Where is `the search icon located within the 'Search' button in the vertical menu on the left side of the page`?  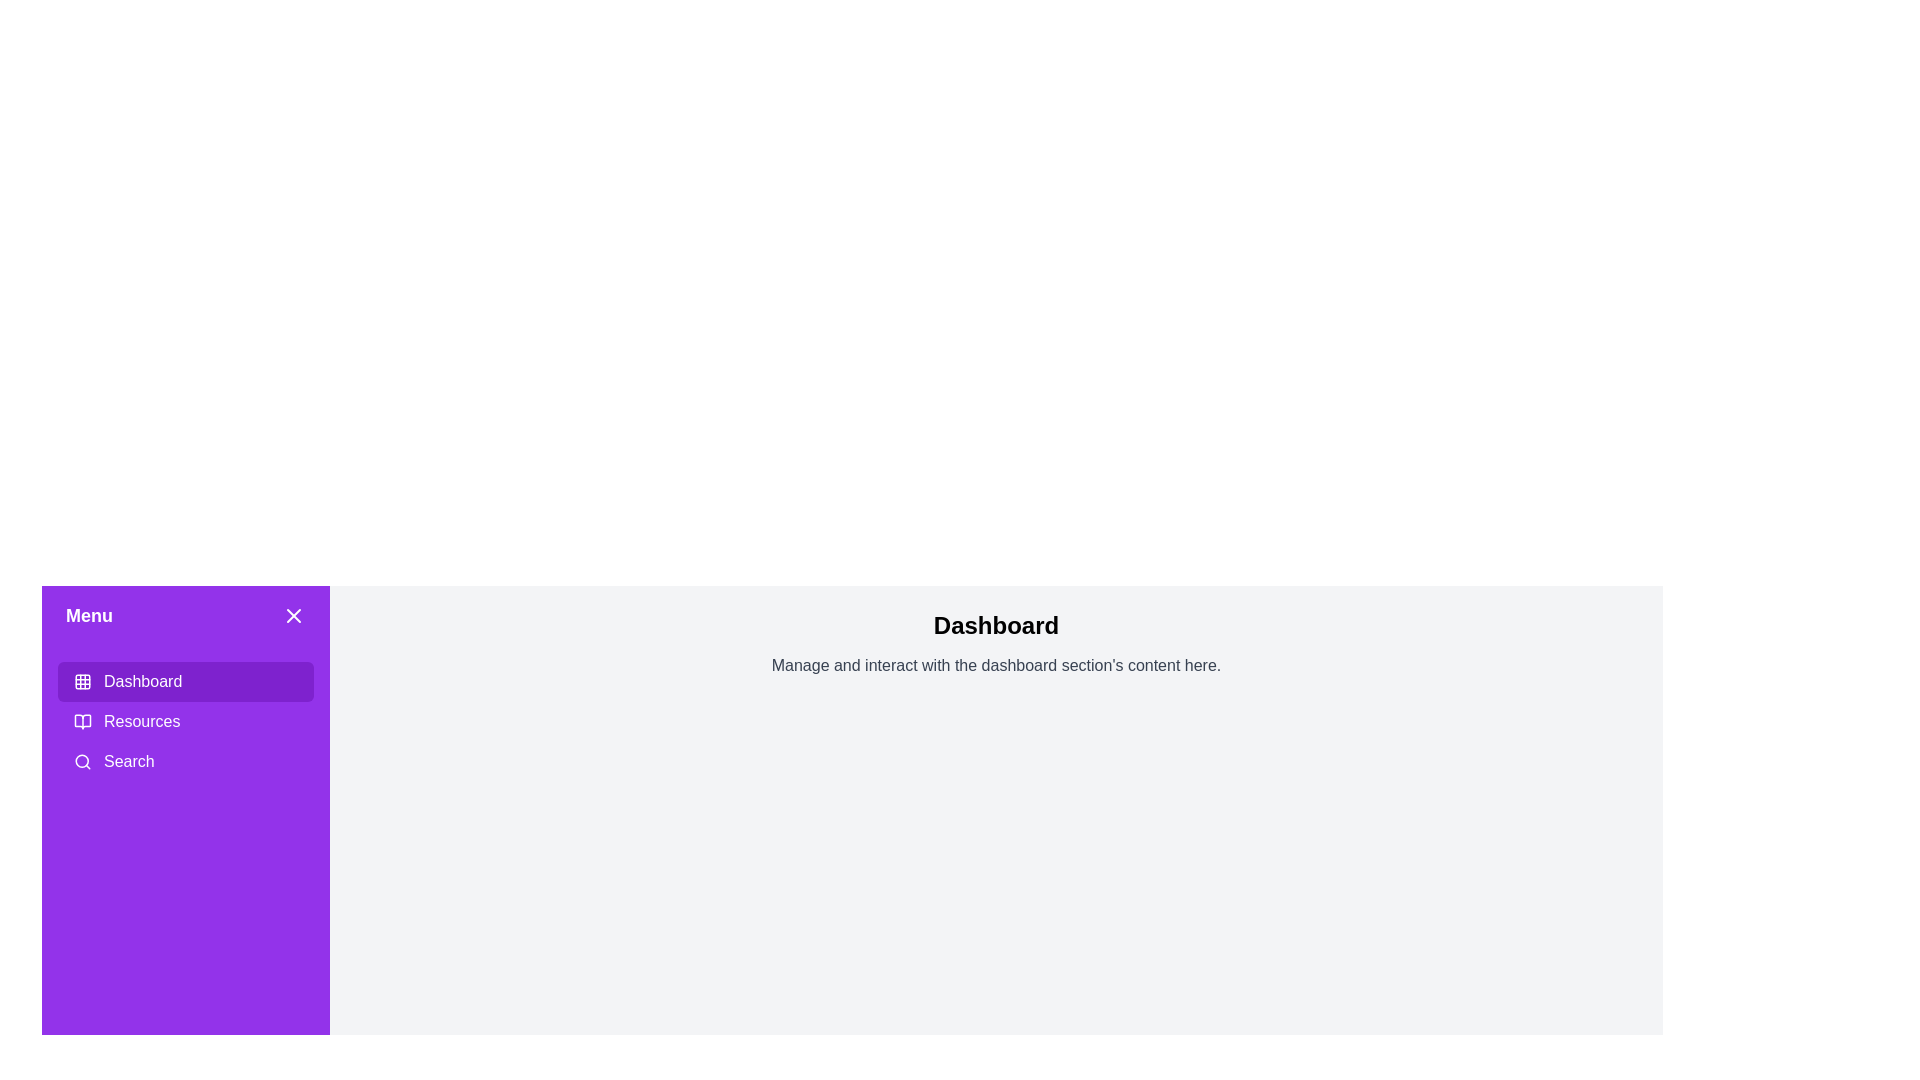
the search icon located within the 'Search' button in the vertical menu on the left side of the page is located at coordinates (81, 762).